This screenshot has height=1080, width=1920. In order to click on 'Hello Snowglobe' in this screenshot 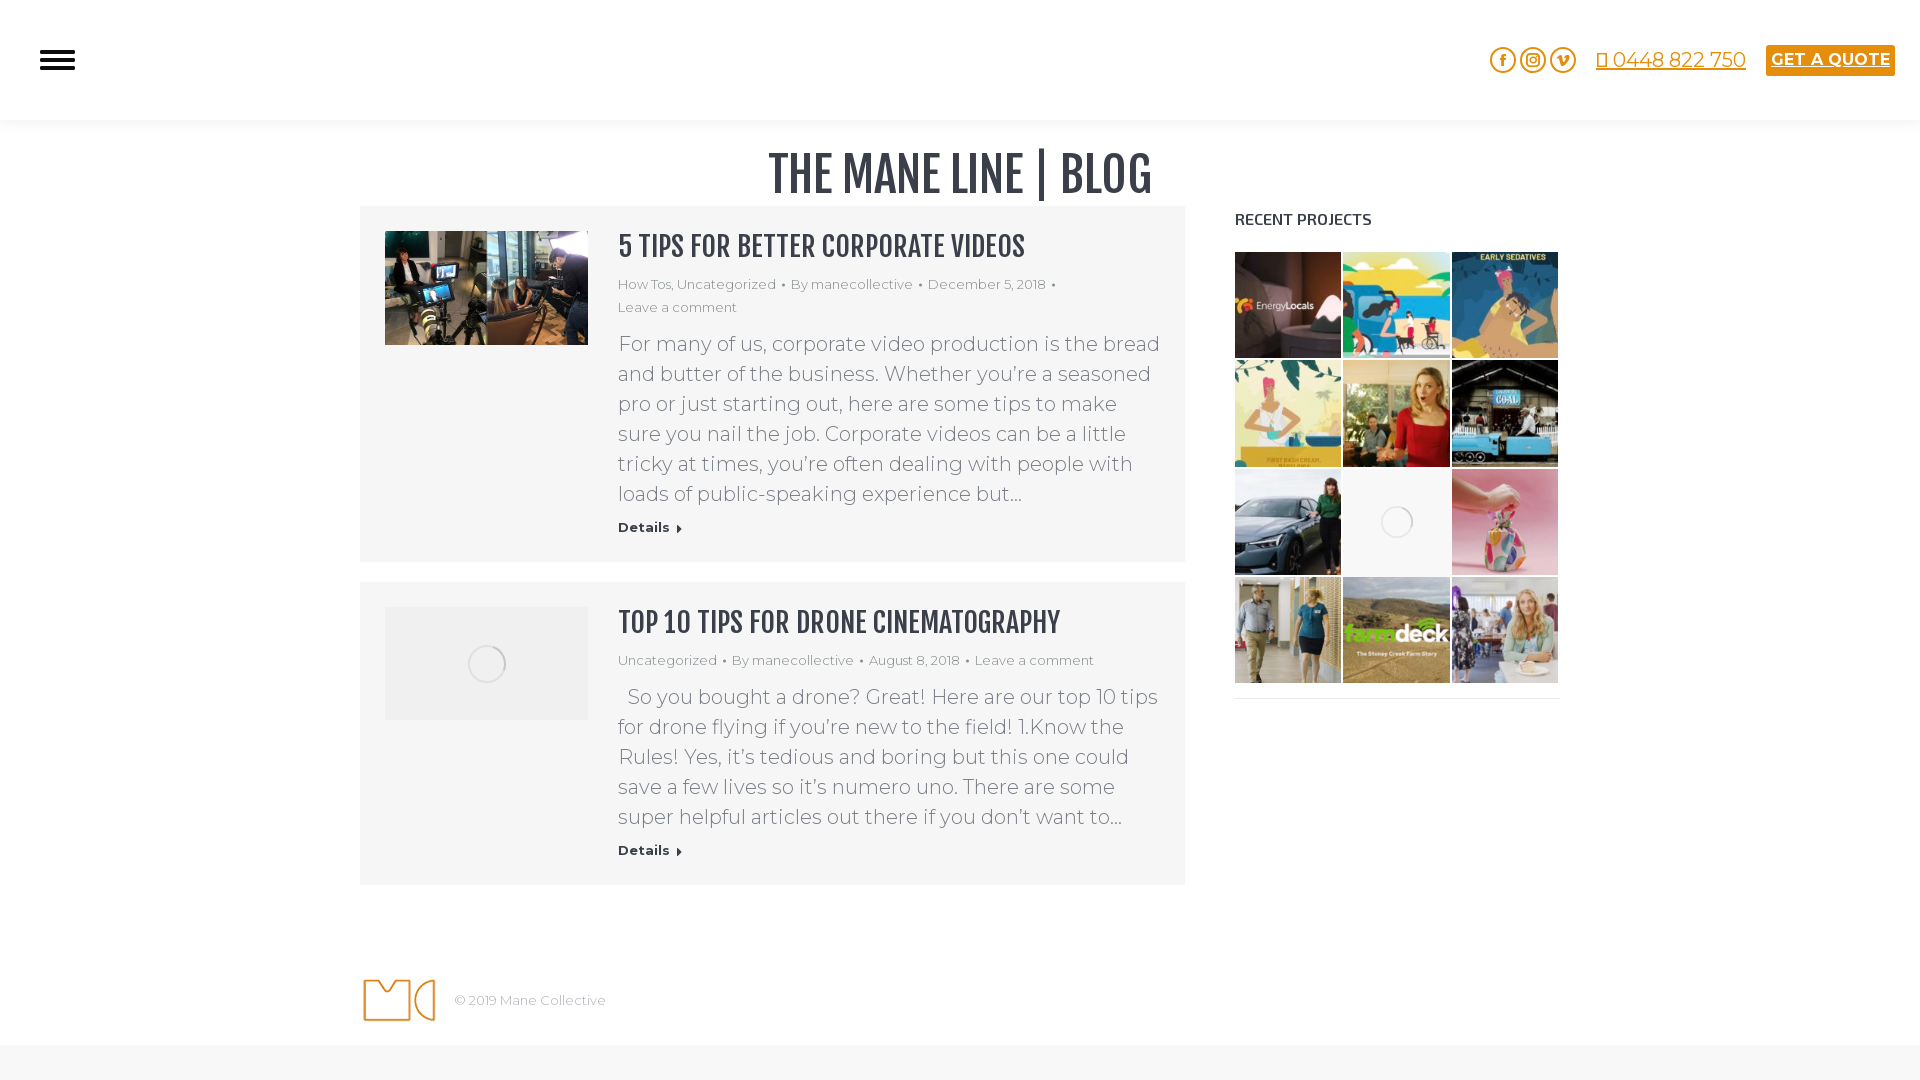, I will do `click(1506, 522)`.